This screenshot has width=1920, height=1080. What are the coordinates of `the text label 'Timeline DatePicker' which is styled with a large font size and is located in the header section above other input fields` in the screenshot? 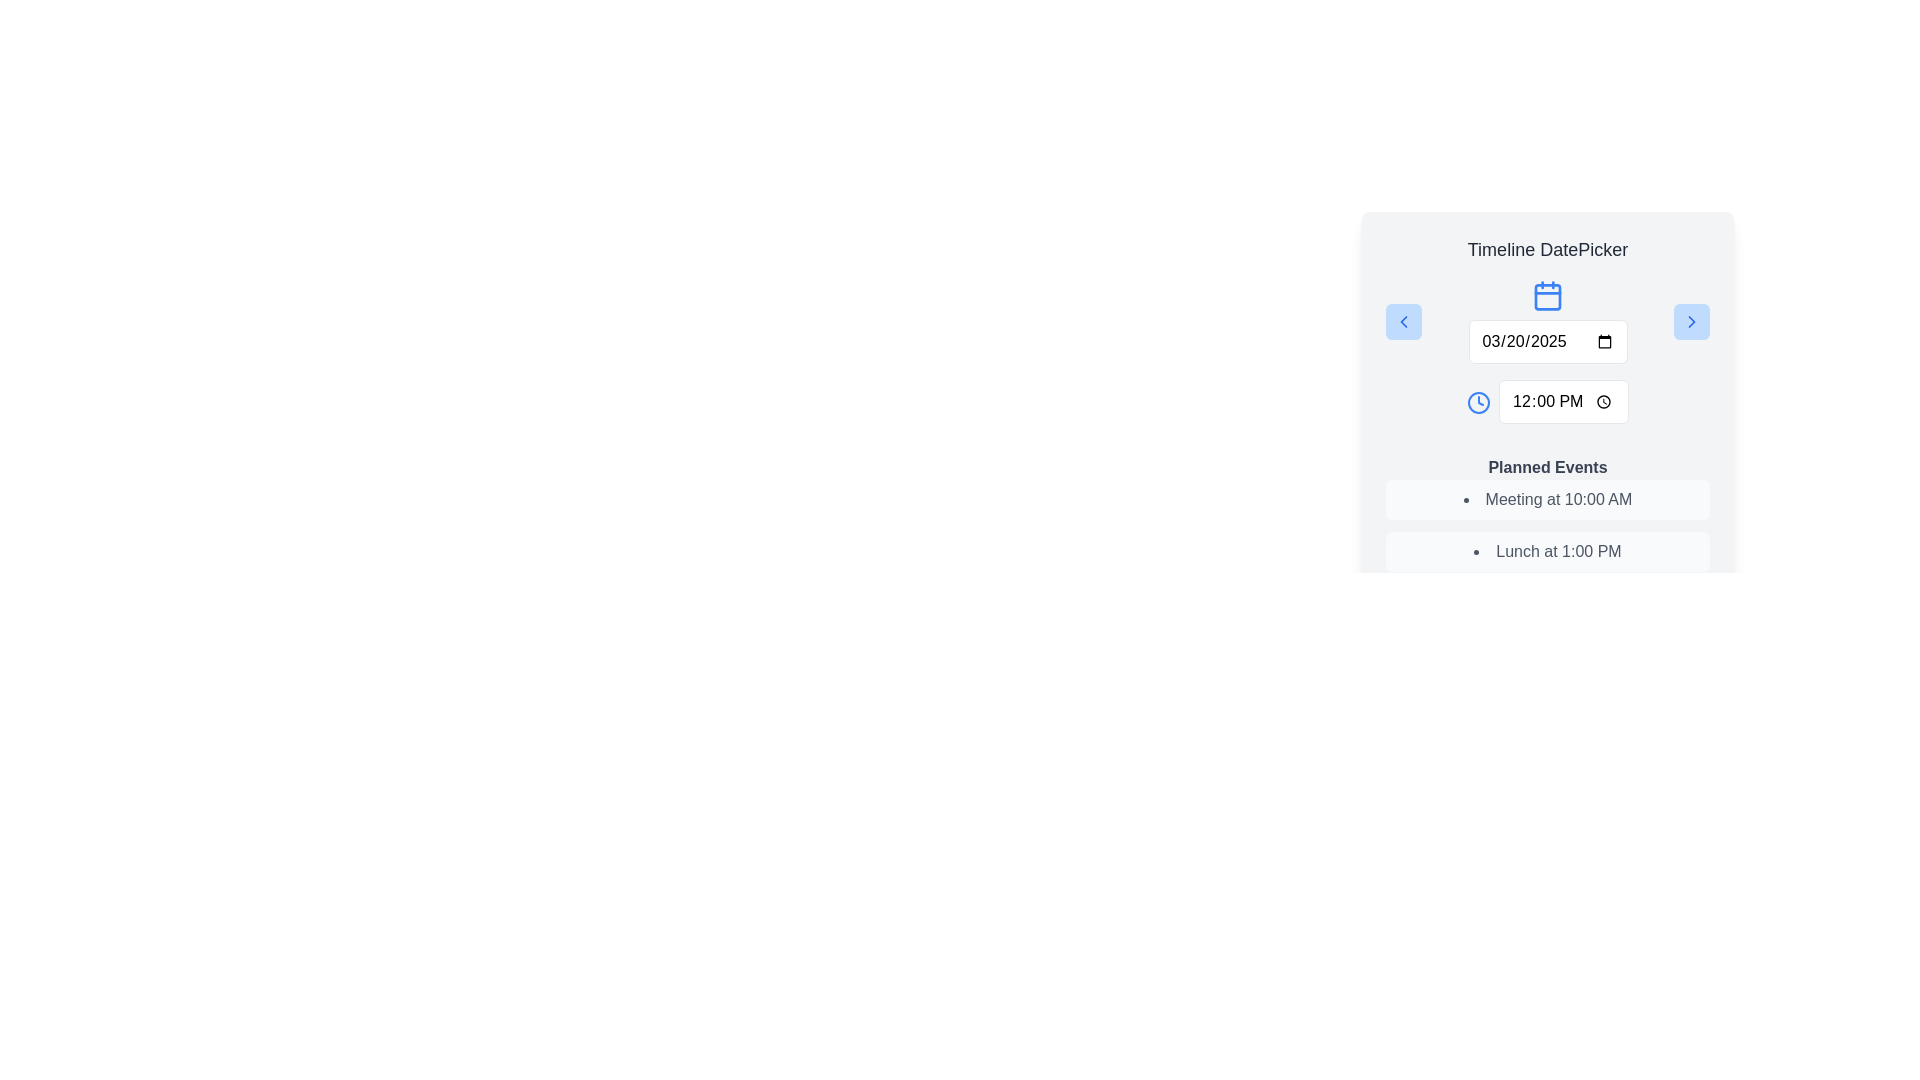 It's located at (1547, 249).